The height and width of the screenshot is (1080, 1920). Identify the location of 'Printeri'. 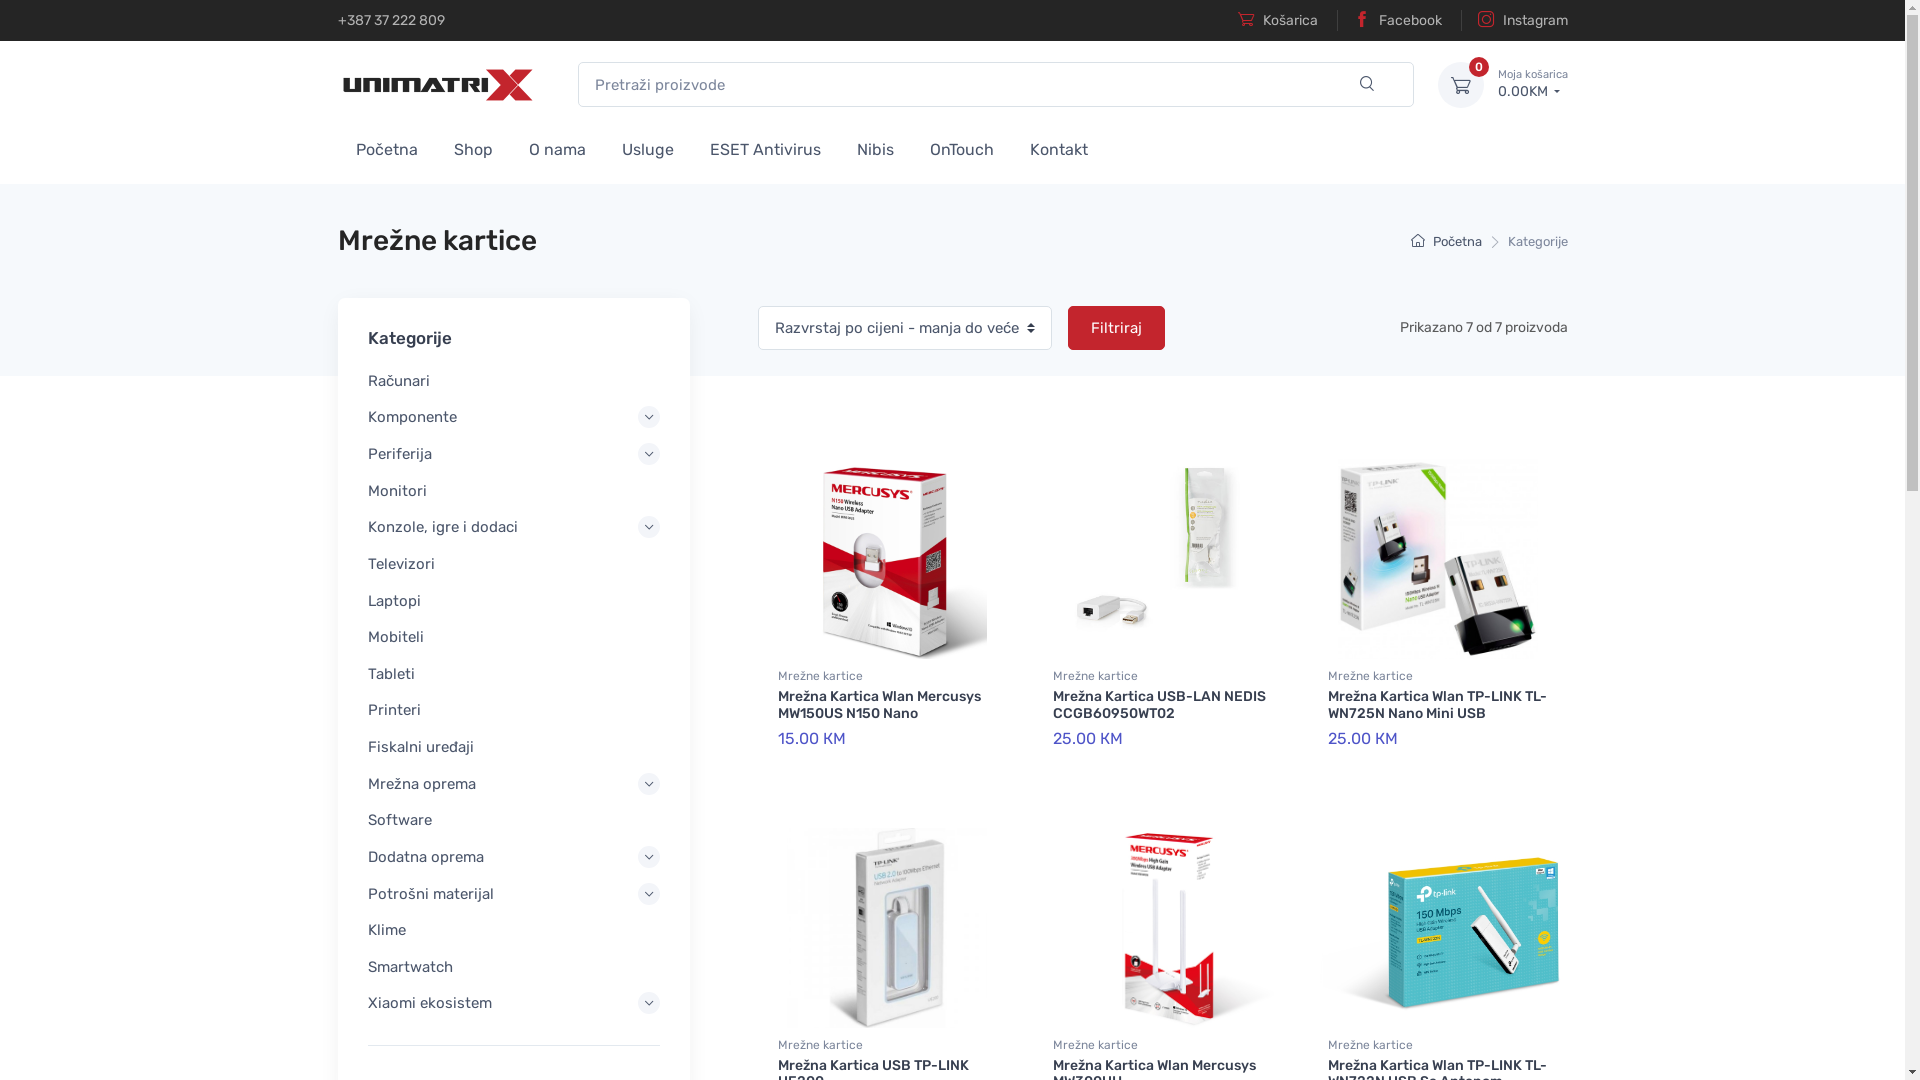
(513, 709).